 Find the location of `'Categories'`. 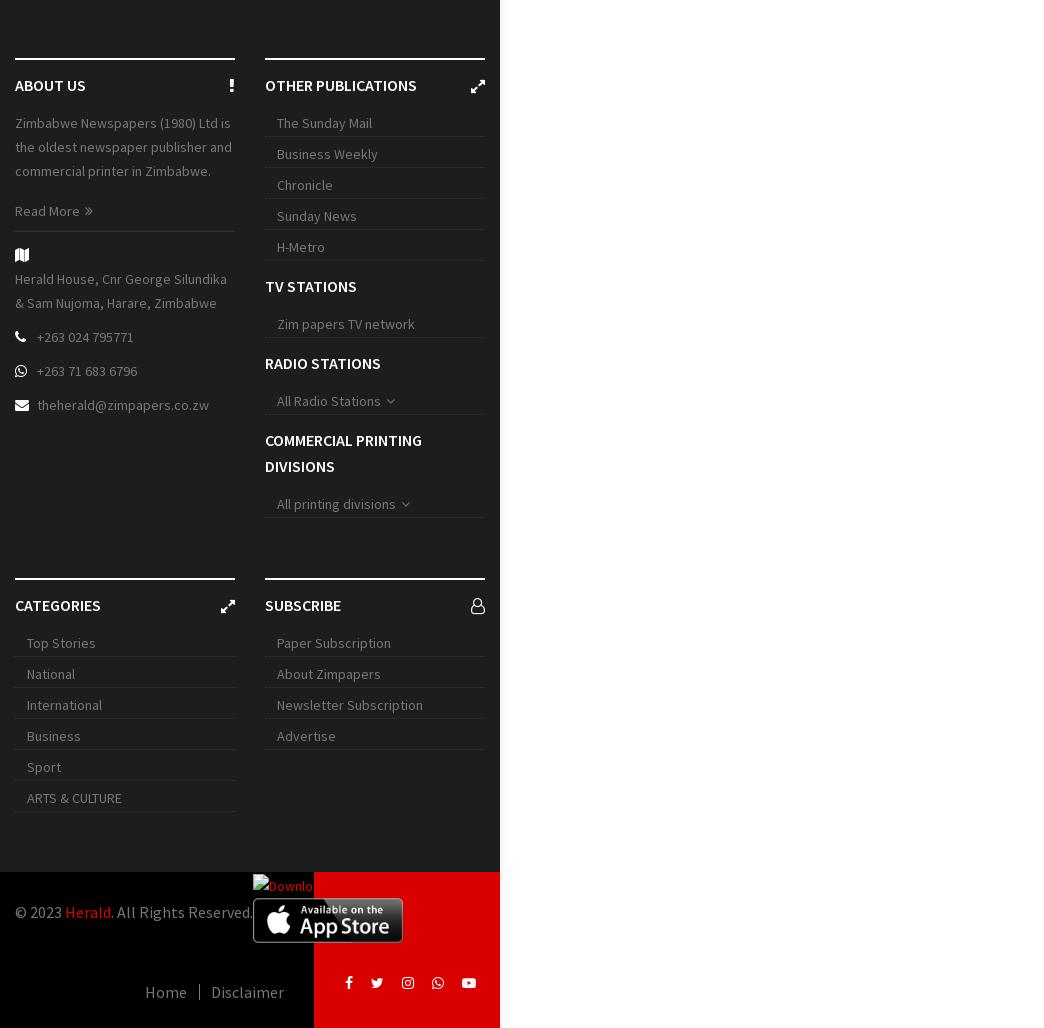

'Categories' is located at coordinates (57, 603).